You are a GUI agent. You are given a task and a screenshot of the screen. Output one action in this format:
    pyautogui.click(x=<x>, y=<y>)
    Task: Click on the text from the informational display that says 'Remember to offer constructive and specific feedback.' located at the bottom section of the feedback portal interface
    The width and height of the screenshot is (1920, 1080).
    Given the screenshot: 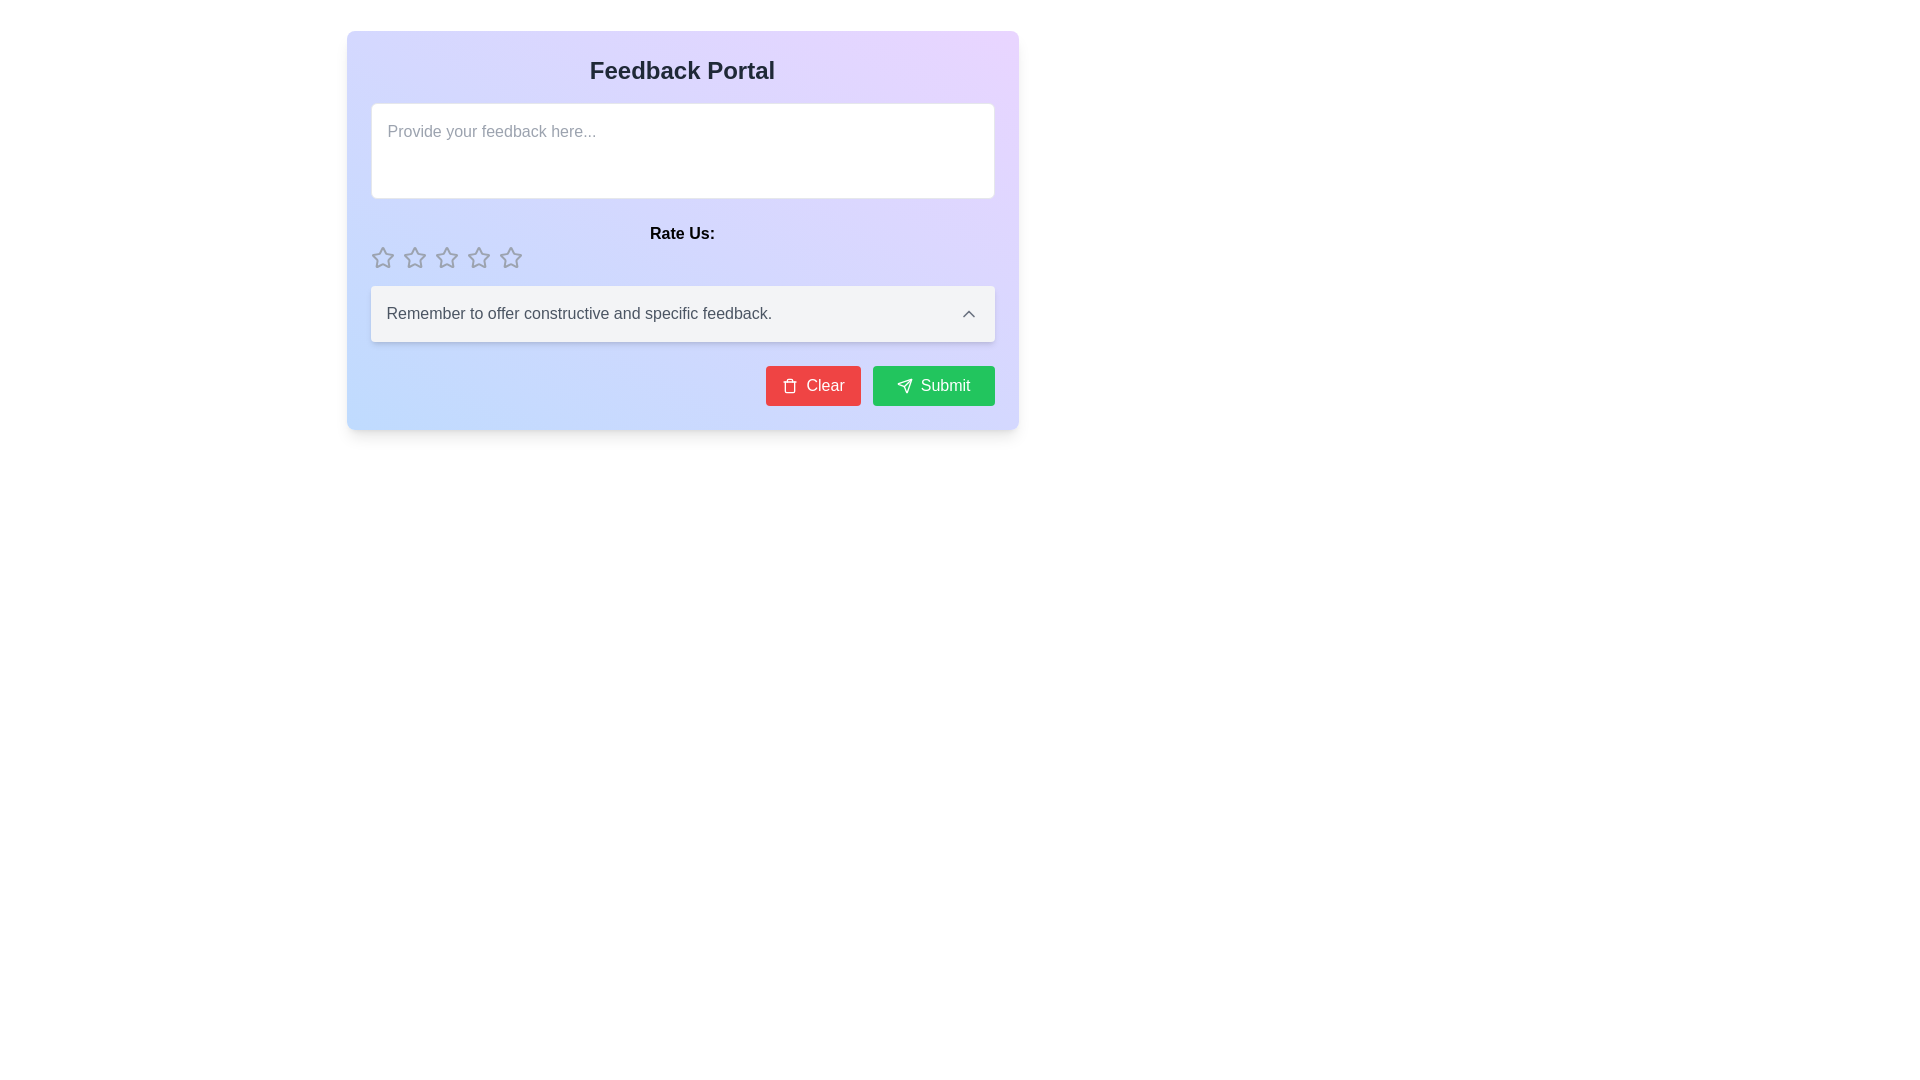 What is the action you would take?
    pyautogui.click(x=682, y=313)
    